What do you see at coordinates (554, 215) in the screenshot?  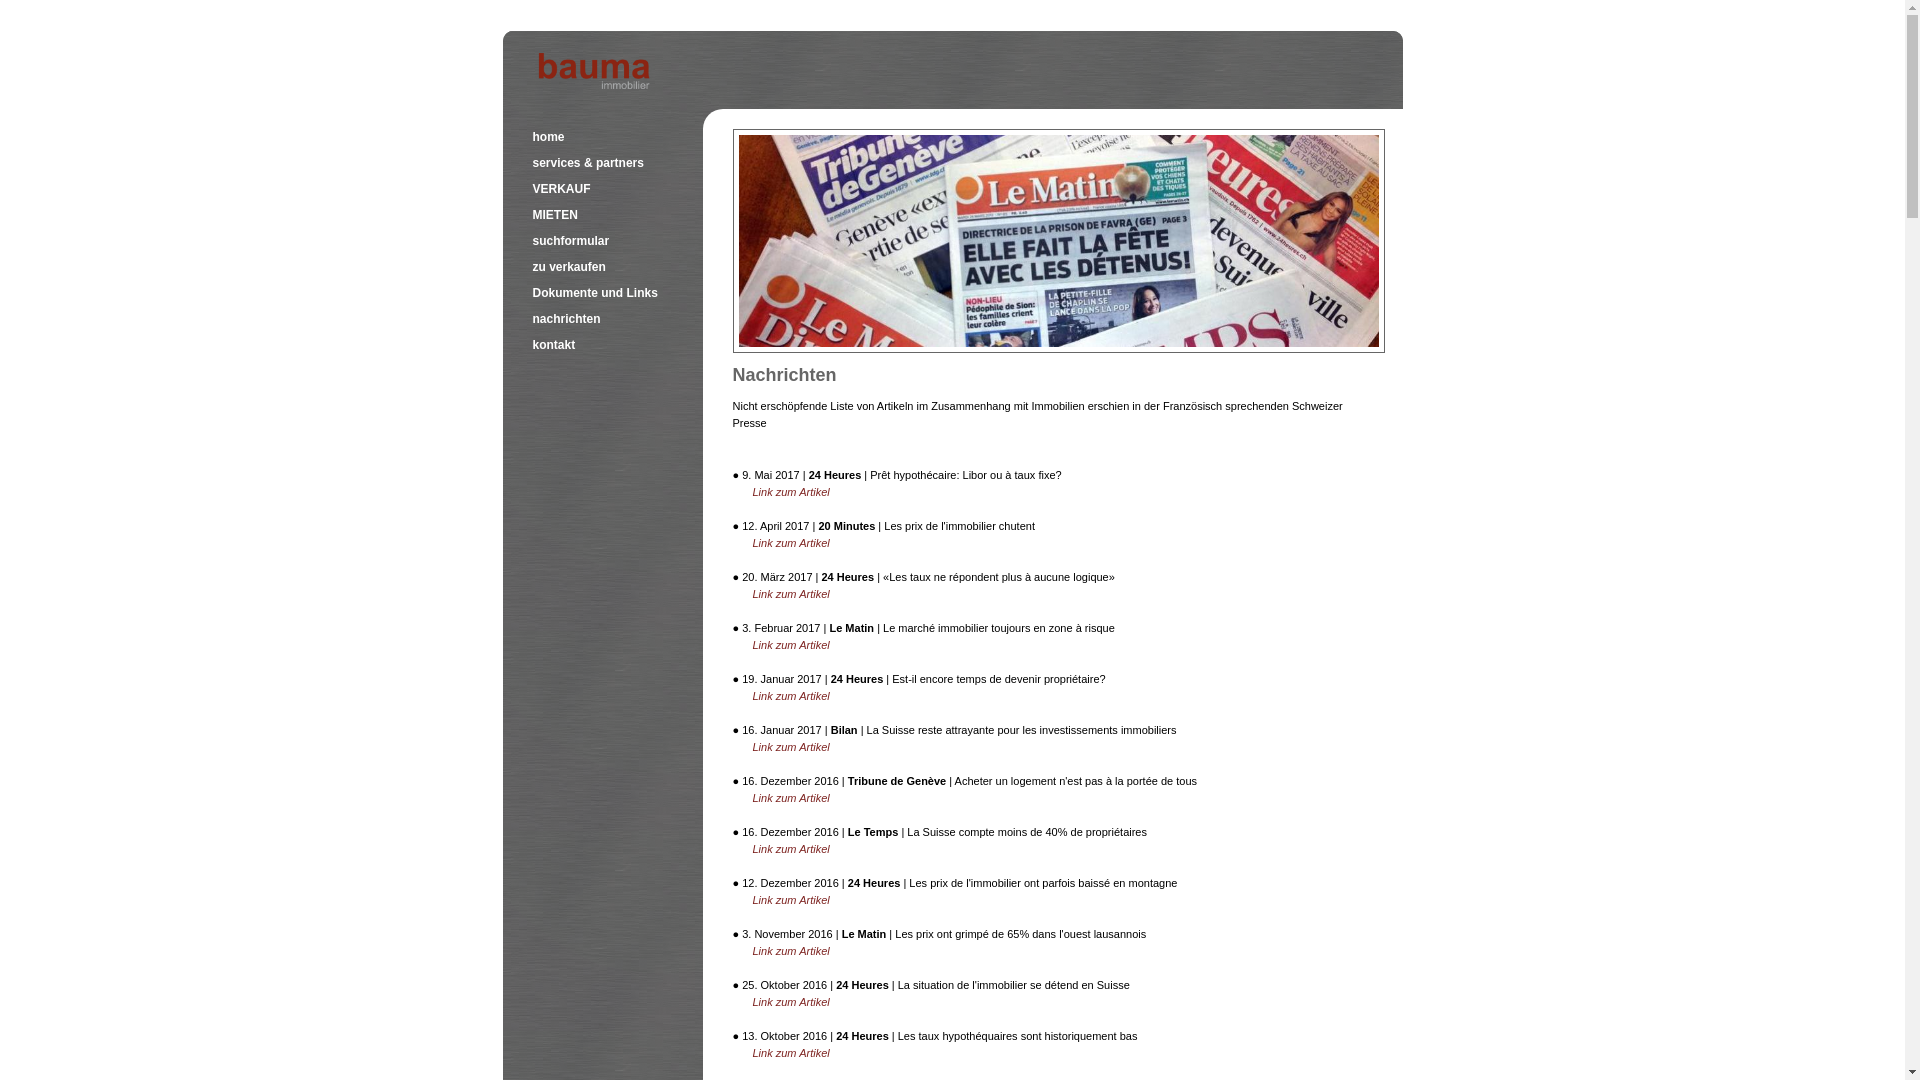 I see `'MIETEN'` at bounding box center [554, 215].